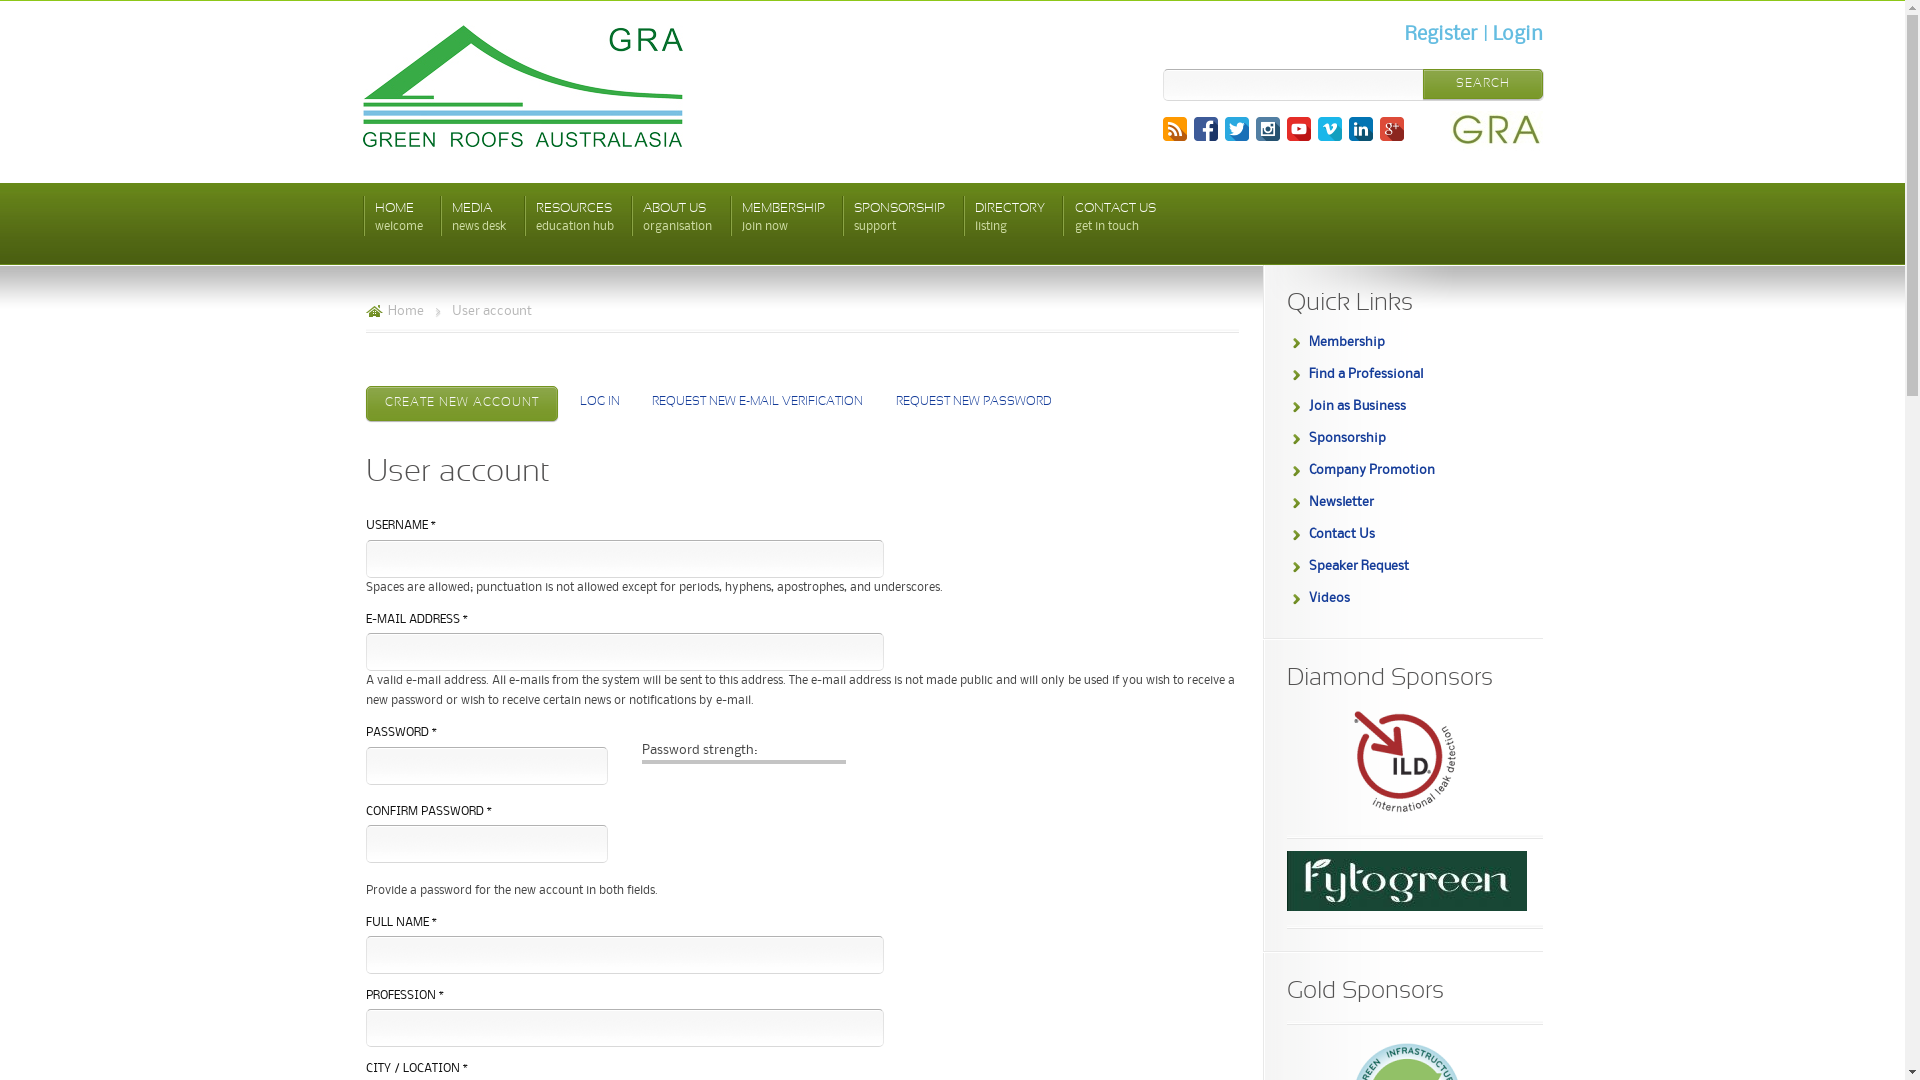 Image resolution: width=1920 pixels, height=1080 pixels. Describe the element at coordinates (1358, 566) in the screenshot. I see `'Speaker Request'` at that location.